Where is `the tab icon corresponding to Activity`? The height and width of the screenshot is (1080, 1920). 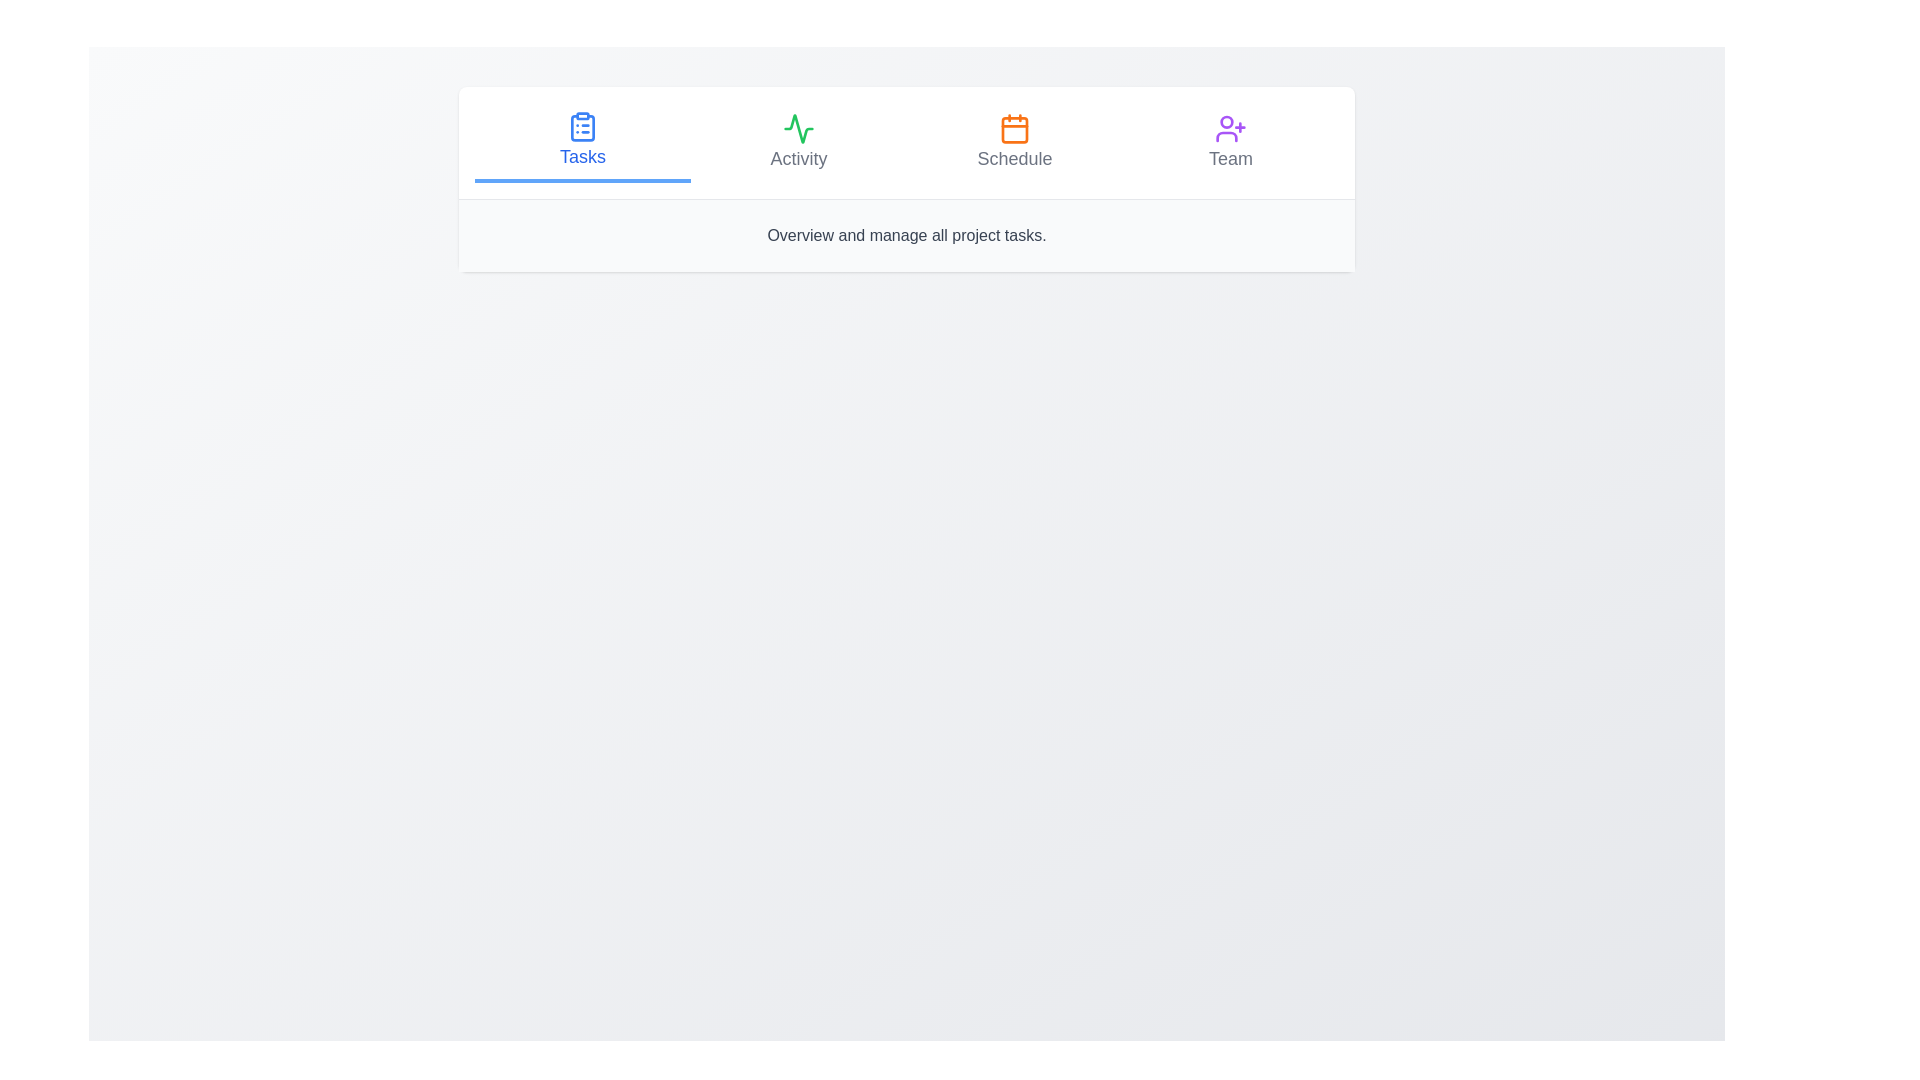 the tab icon corresponding to Activity is located at coordinates (797, 128).